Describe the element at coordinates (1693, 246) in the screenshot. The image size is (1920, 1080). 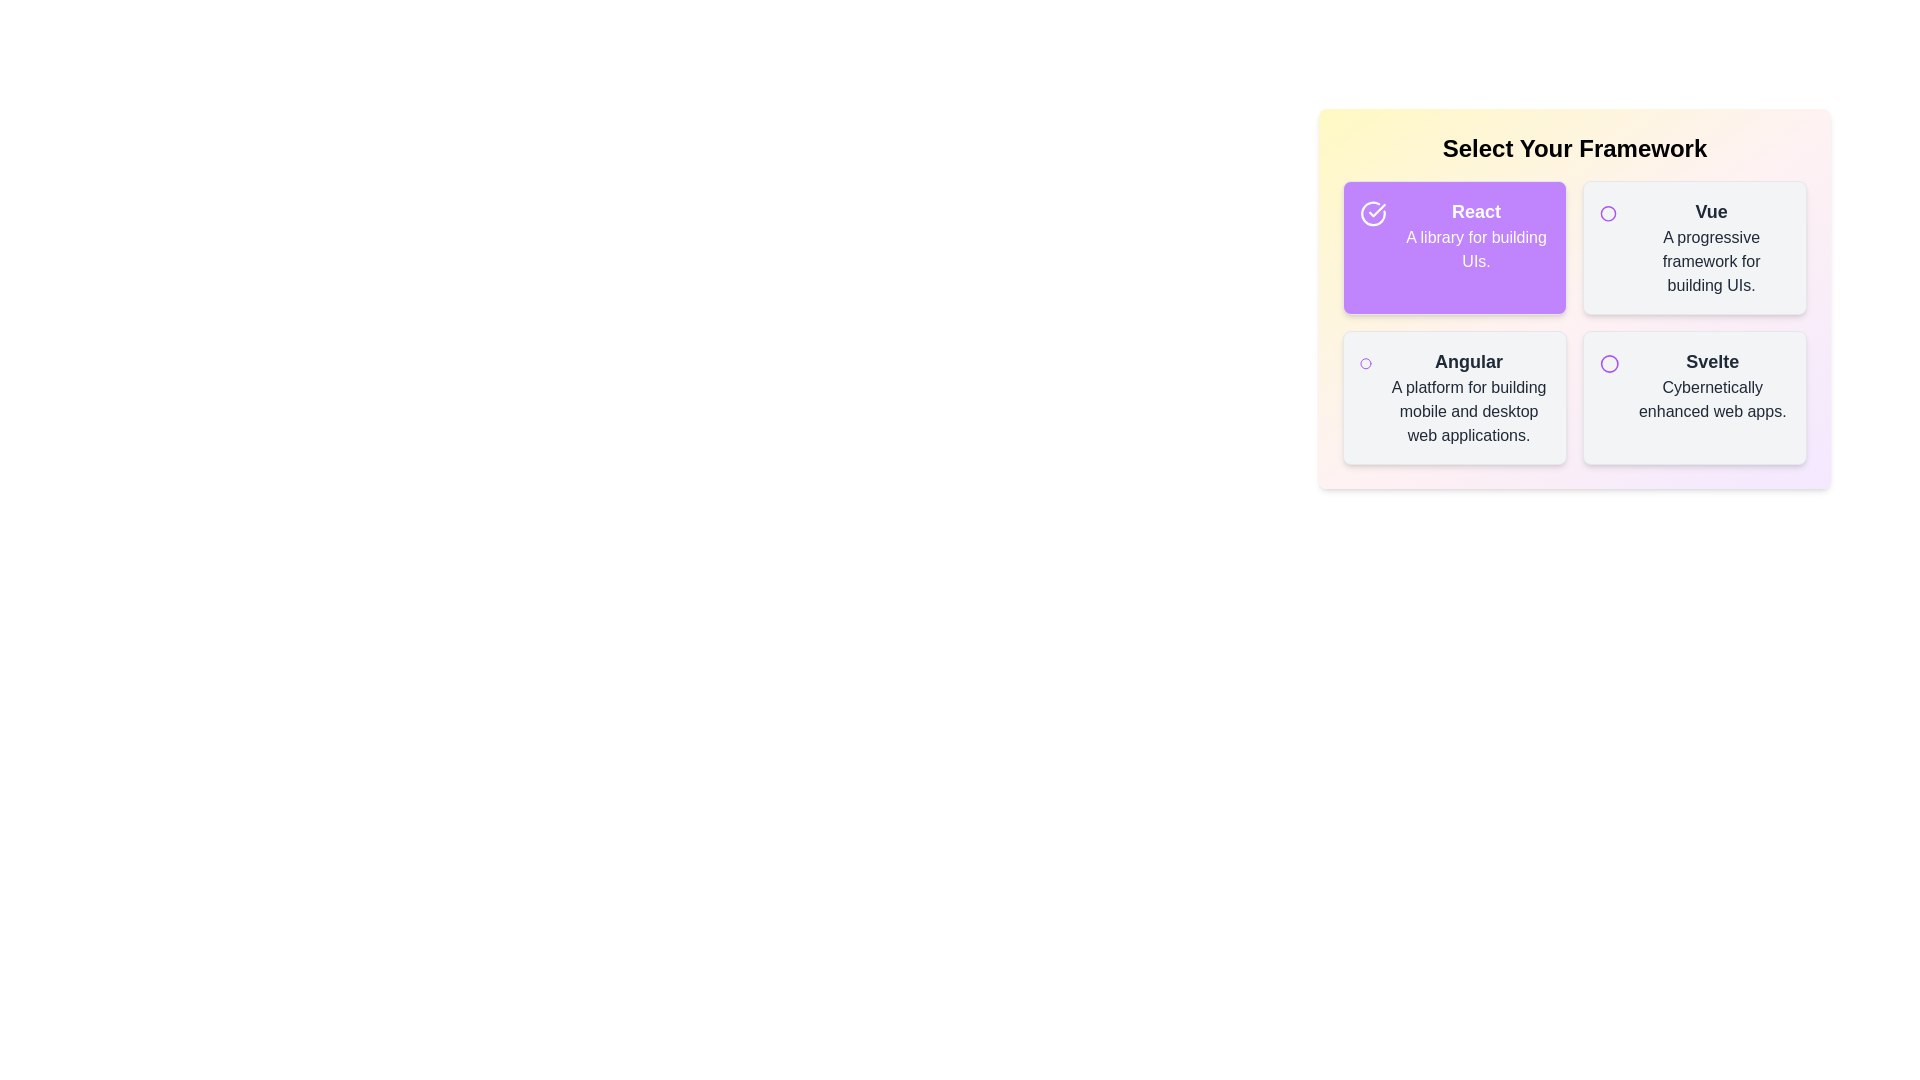
I see `the item labeled Vue to toggle its selection state` at that location.